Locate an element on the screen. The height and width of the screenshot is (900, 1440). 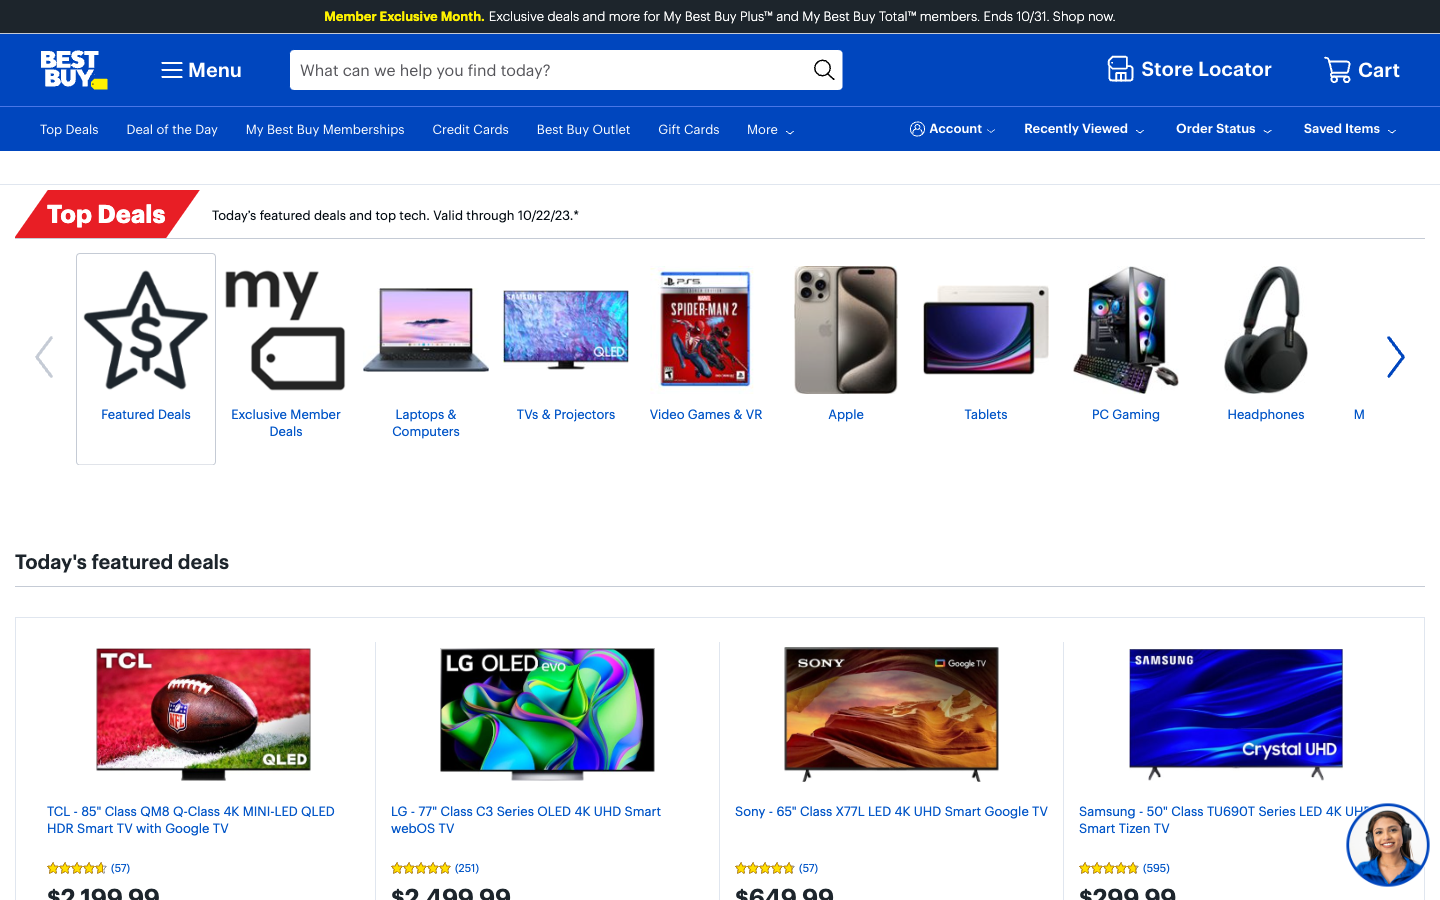
the ratings of Samsung Crystal UHD TV is located at coordinates (1234, 867).